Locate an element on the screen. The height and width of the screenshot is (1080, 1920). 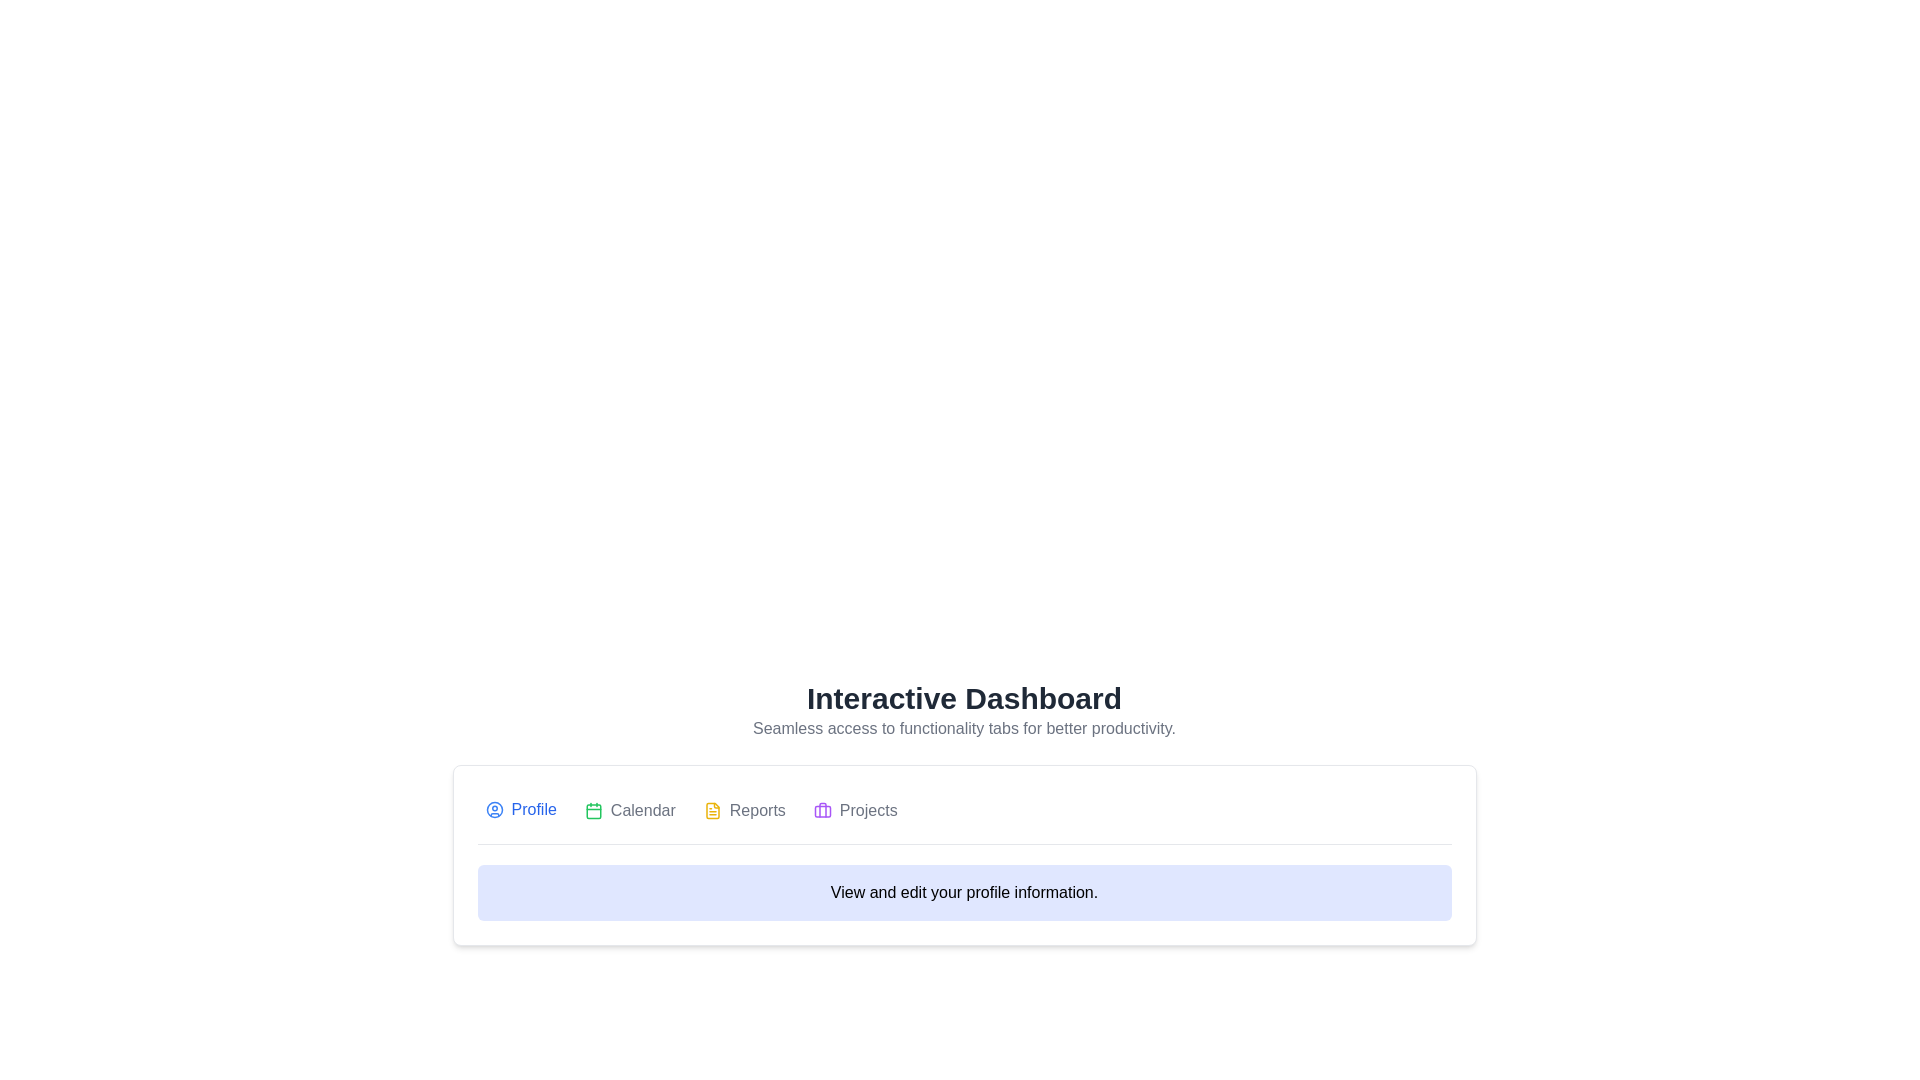
the Text Label labeled 'Projects', which is the fourth tab in a horizontal alignment of tabs, located near a briefcase icon is located at coordinates (868, 810).